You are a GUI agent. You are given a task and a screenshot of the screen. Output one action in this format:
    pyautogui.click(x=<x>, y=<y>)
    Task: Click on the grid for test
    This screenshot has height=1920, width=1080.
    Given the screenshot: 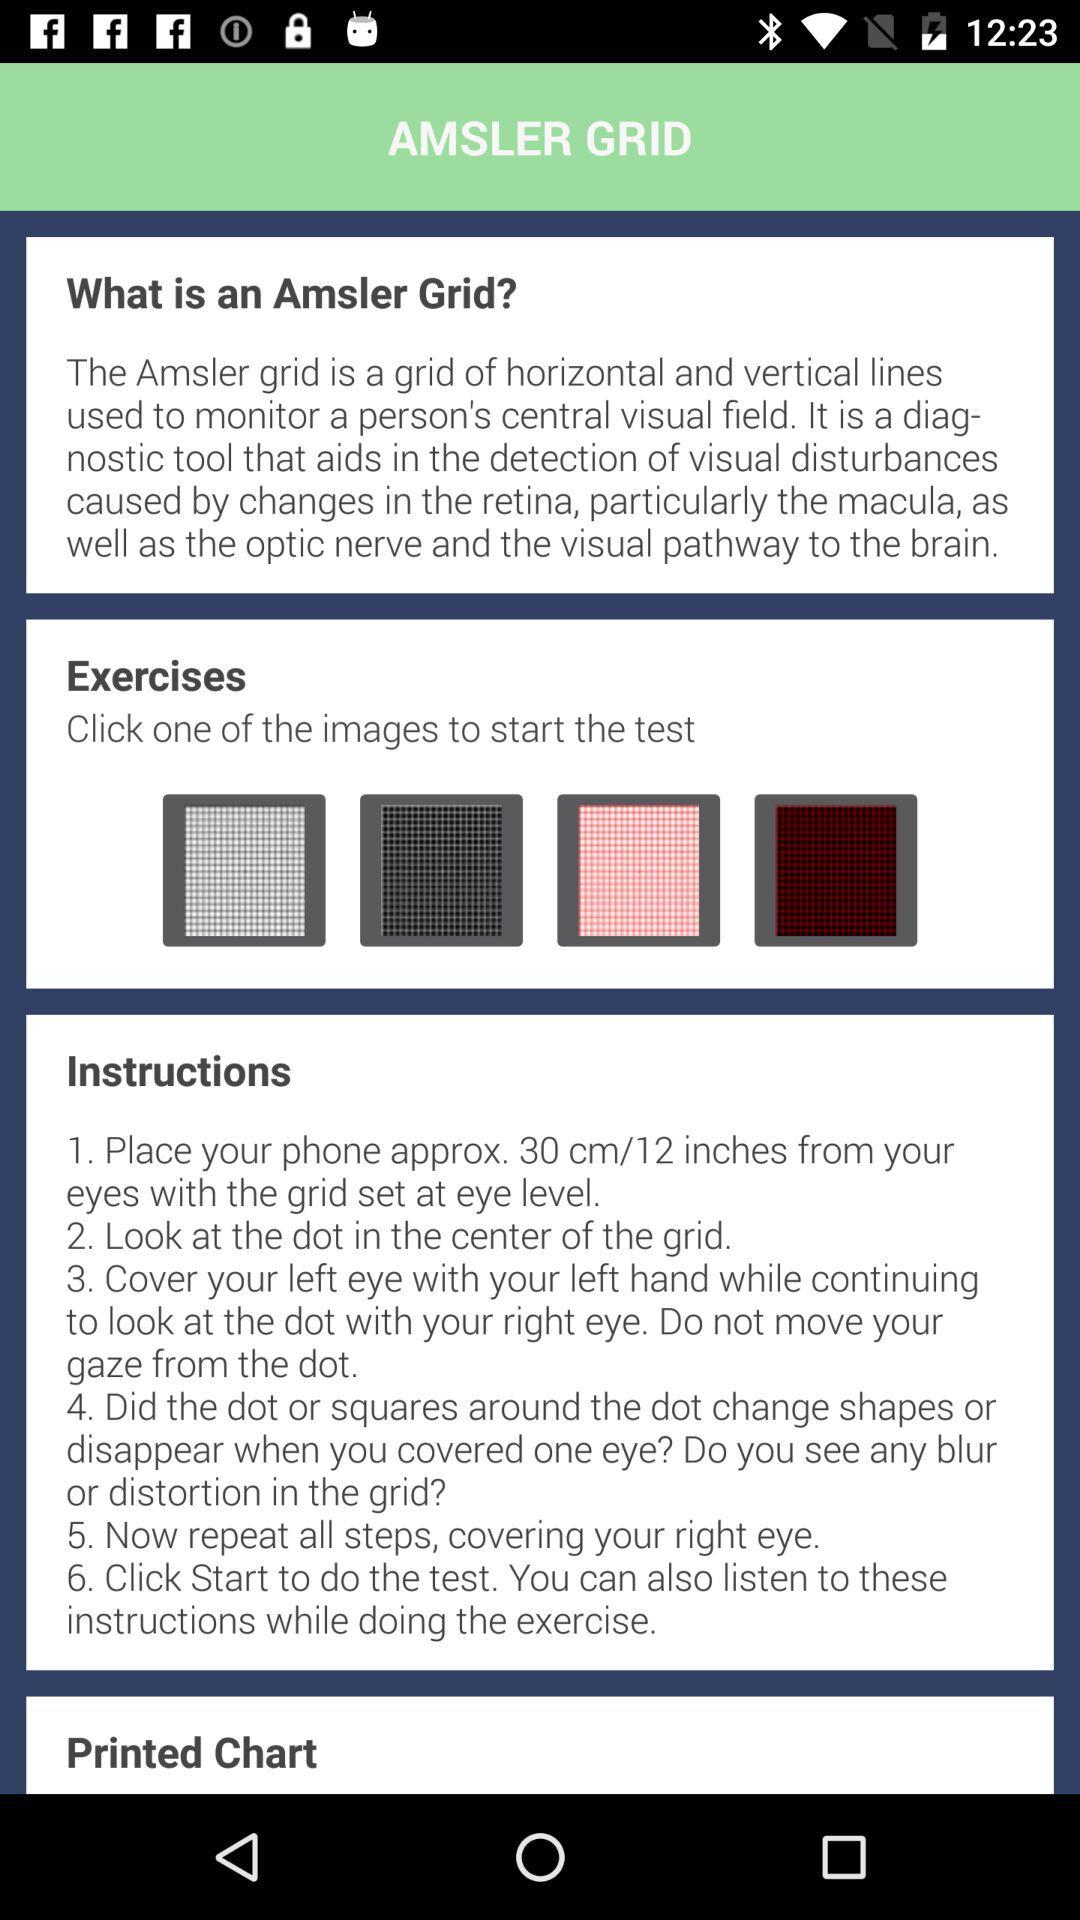 What is the action you would take?
    pyautogui.click(x=835, y=870)
    